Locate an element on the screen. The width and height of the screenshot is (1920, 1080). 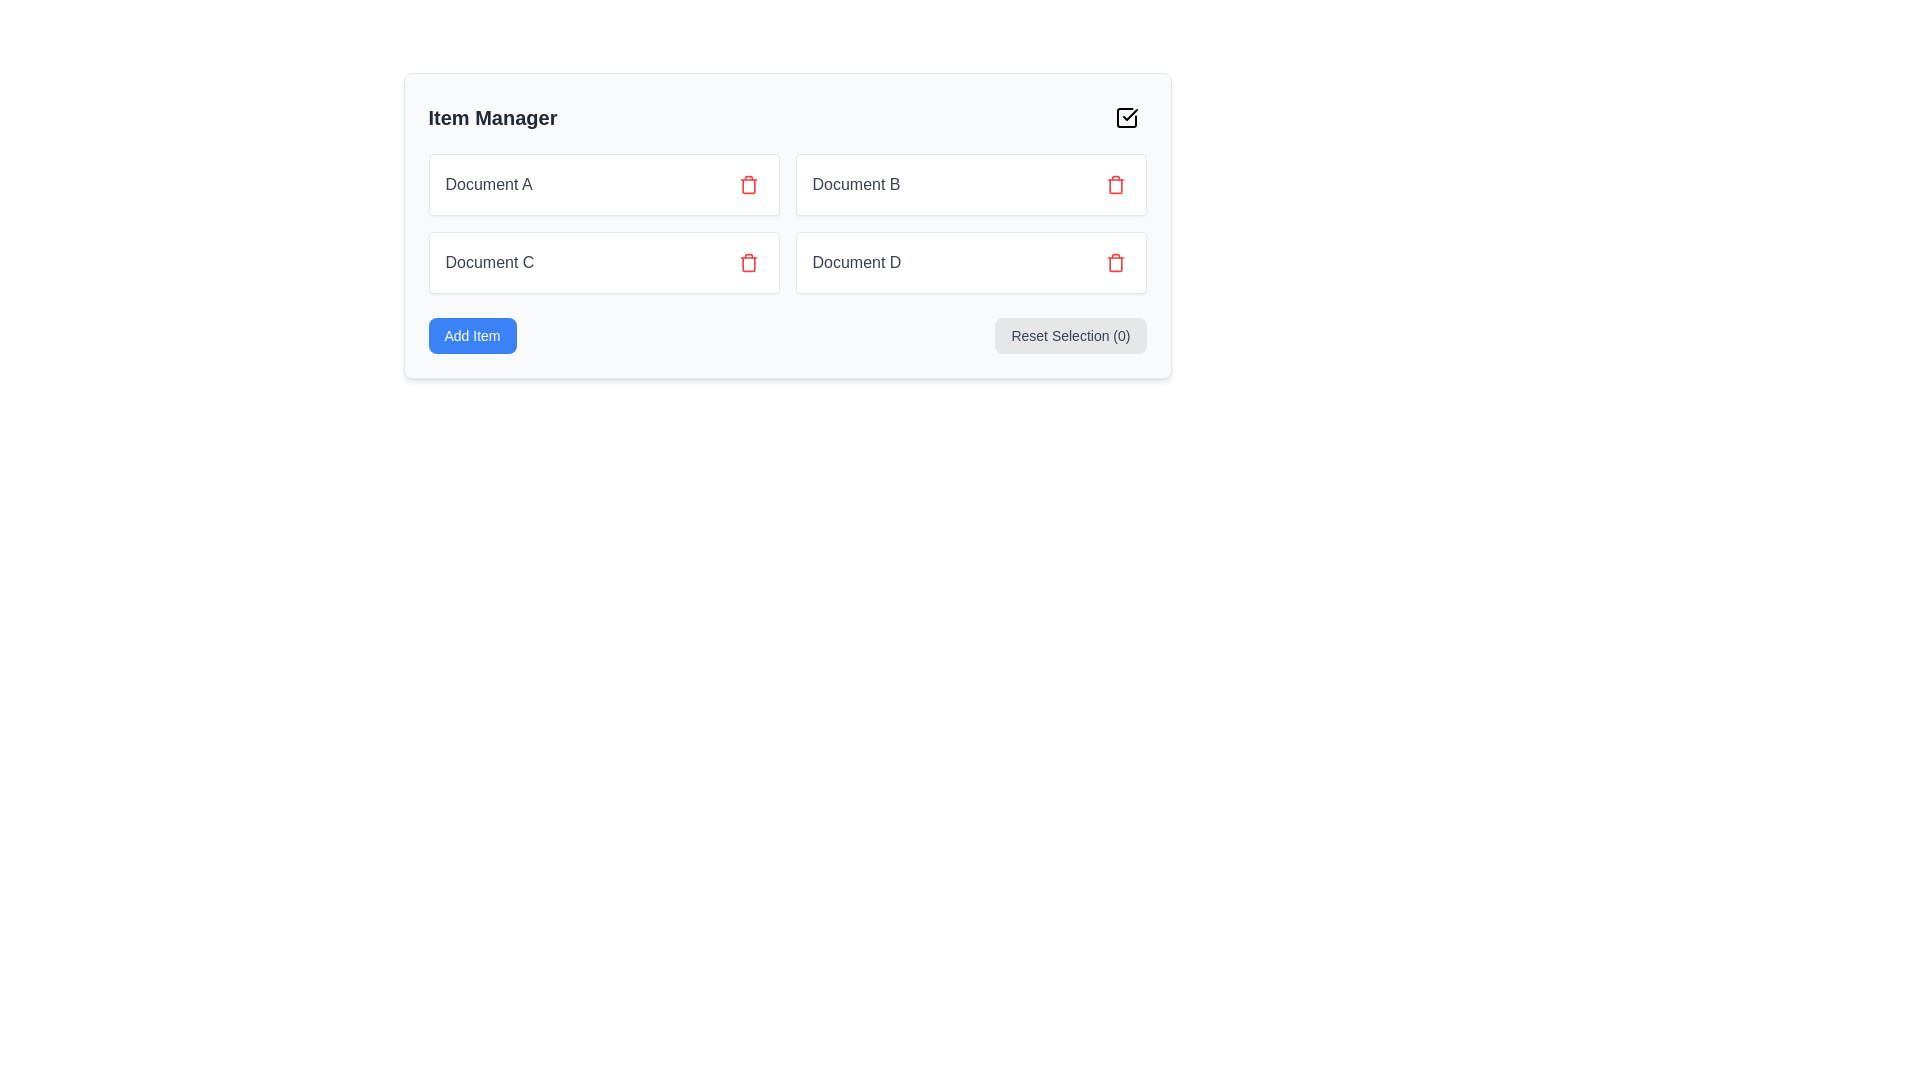
the 'Delete' button located in the top-right corner of the 'Document D' item in the 'Item Manager' interface is located at coordinates (1114, 261).